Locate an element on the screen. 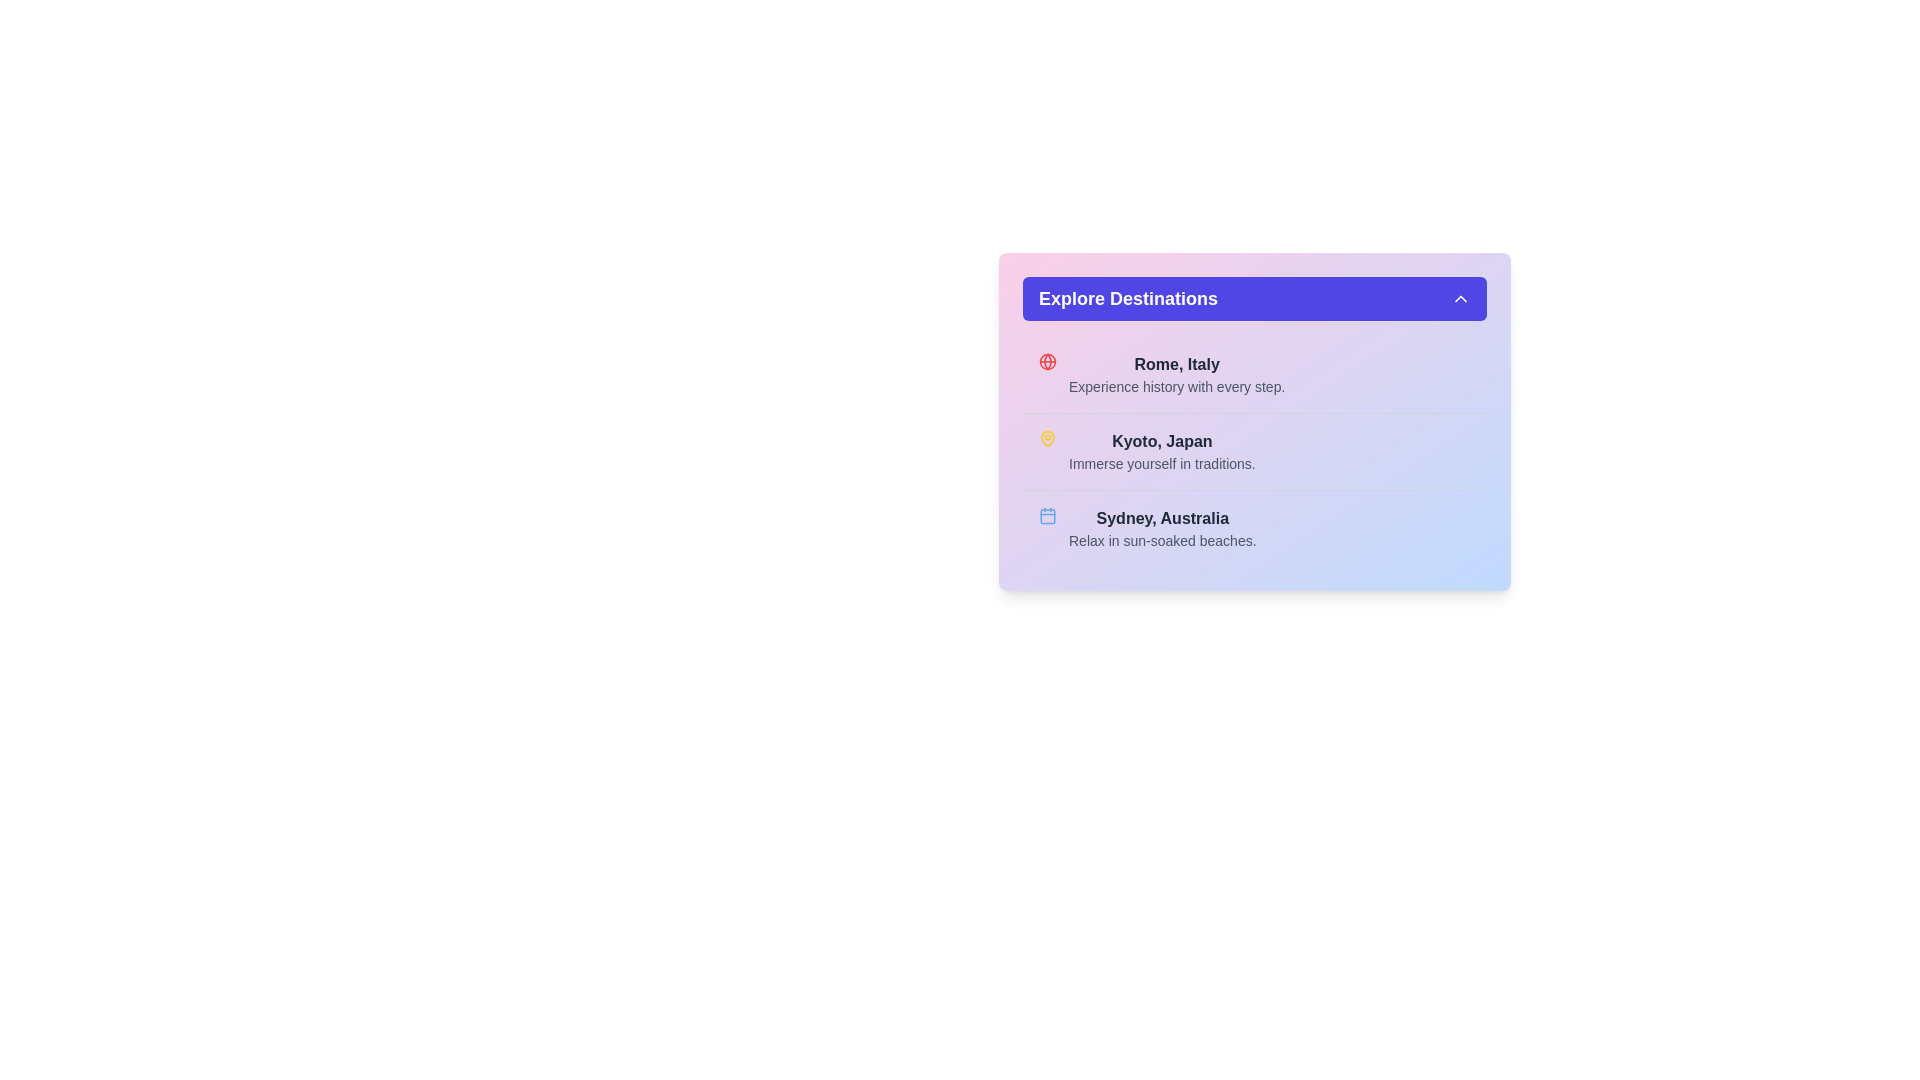 Image resolution: width=1920 pixels, height=1080 pixels. the informational card representing the destination Kyoto, Japan, which is the second item in a vertical list with a gradient background transitioning from pink to blue is located at coordinates (1253, 426).